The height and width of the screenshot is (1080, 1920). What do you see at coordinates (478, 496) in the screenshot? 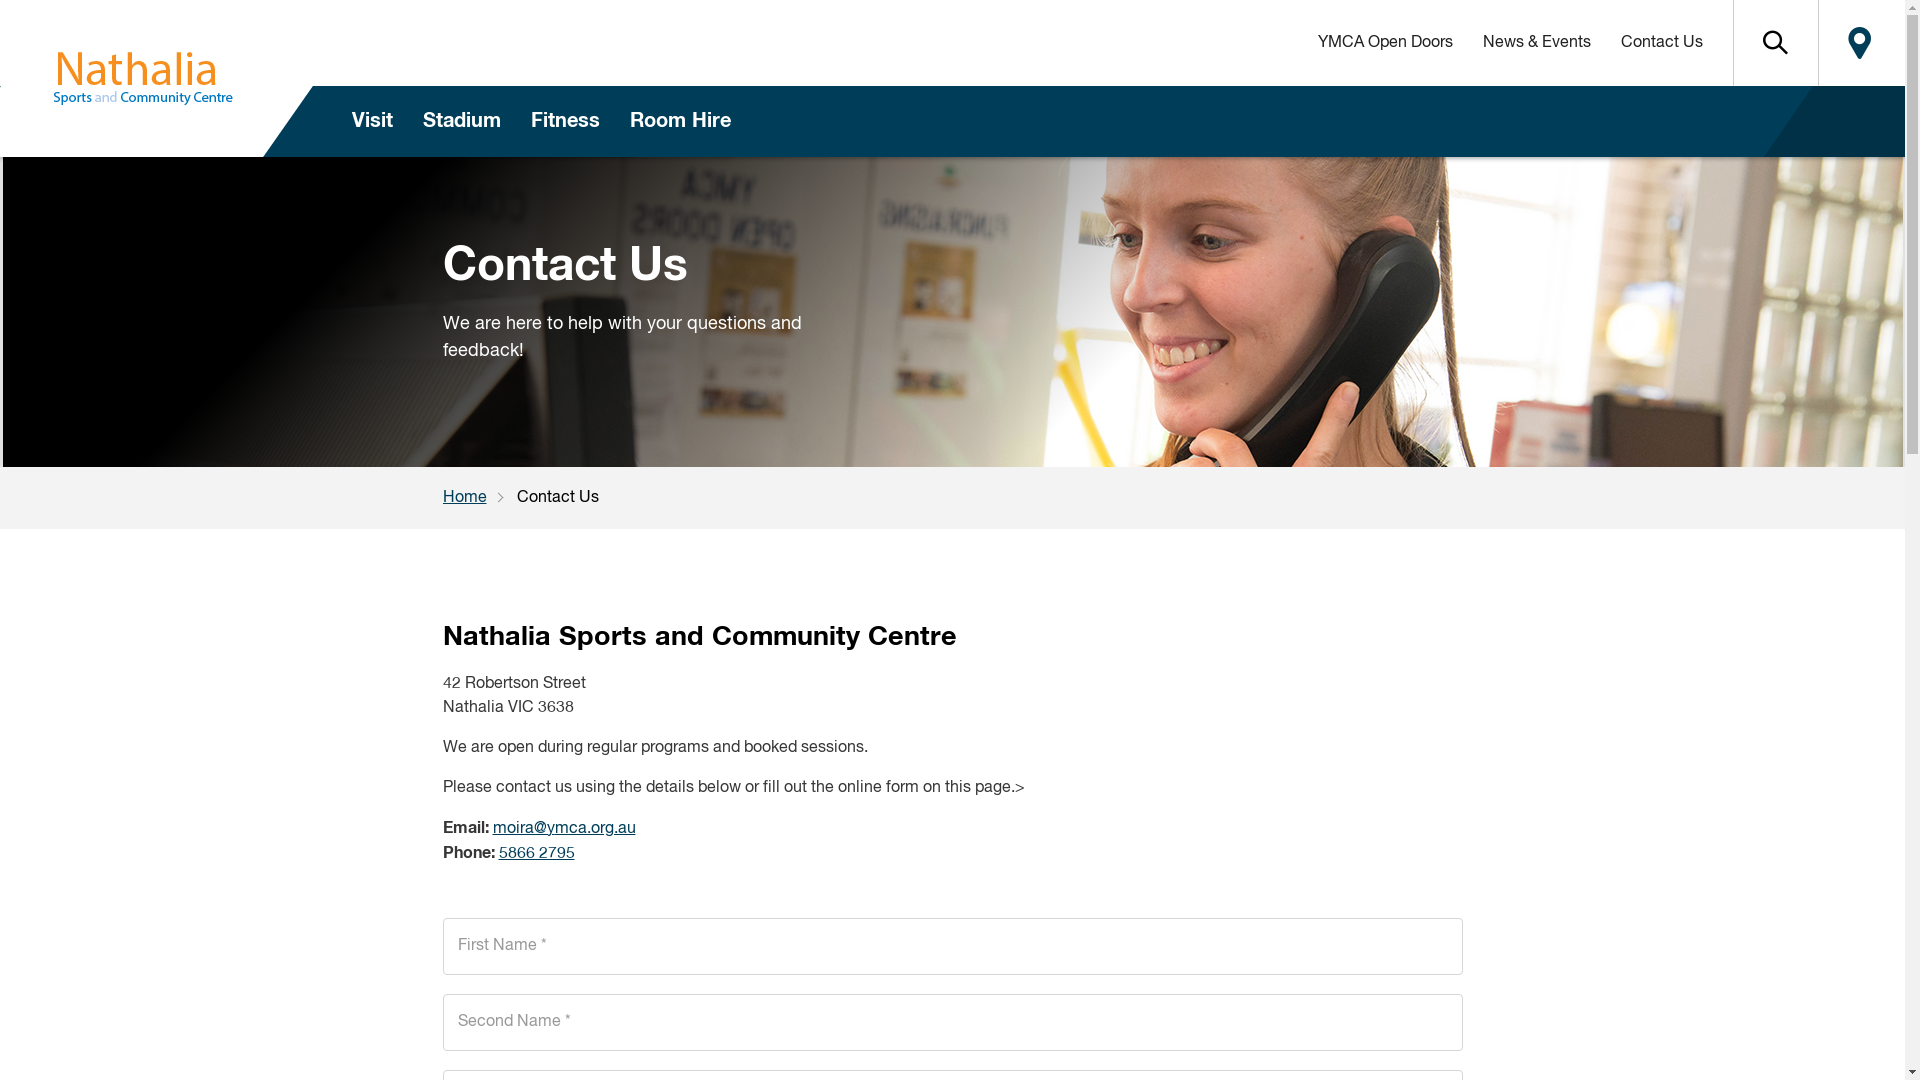
I see `'Home'` at bounding box center [478, 496].